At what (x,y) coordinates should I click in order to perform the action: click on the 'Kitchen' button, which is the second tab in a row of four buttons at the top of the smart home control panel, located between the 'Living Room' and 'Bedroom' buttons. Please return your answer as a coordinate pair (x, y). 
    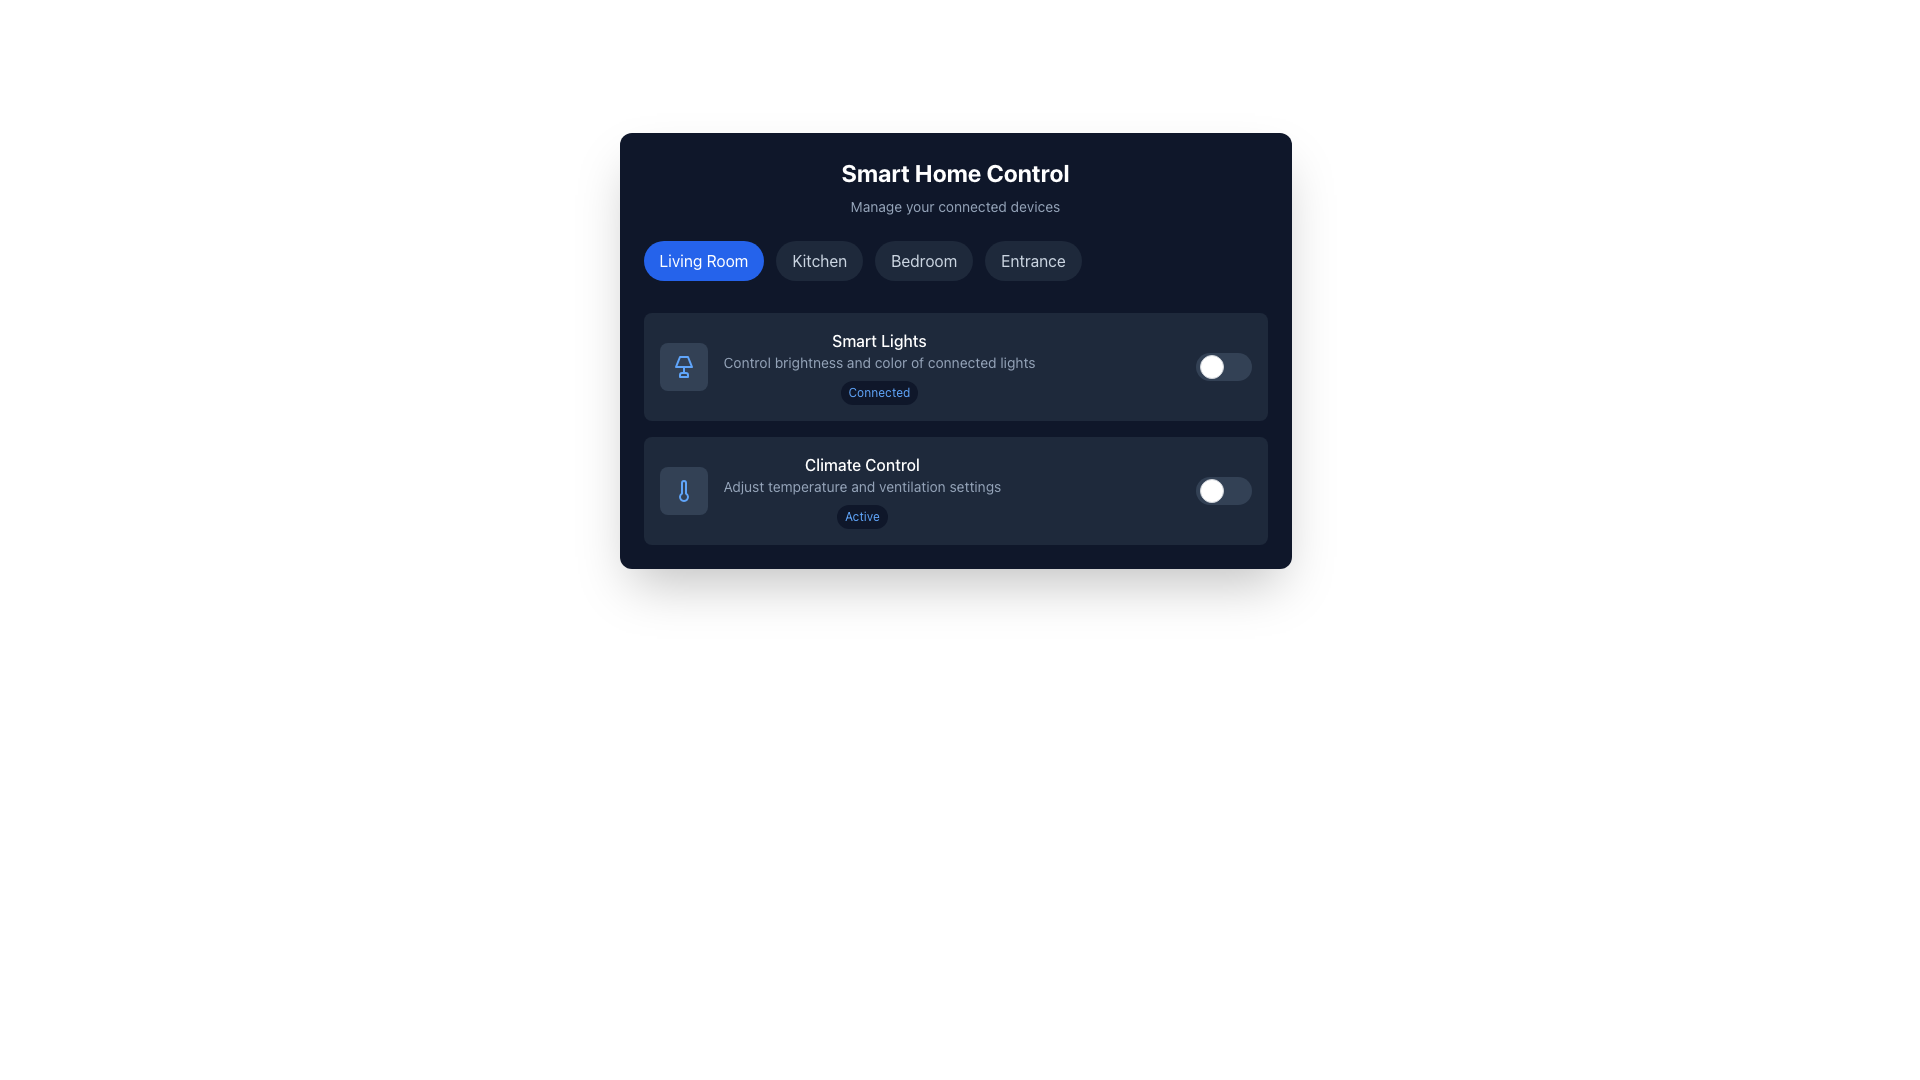
    Looking at the image, I should click on (819, 260).